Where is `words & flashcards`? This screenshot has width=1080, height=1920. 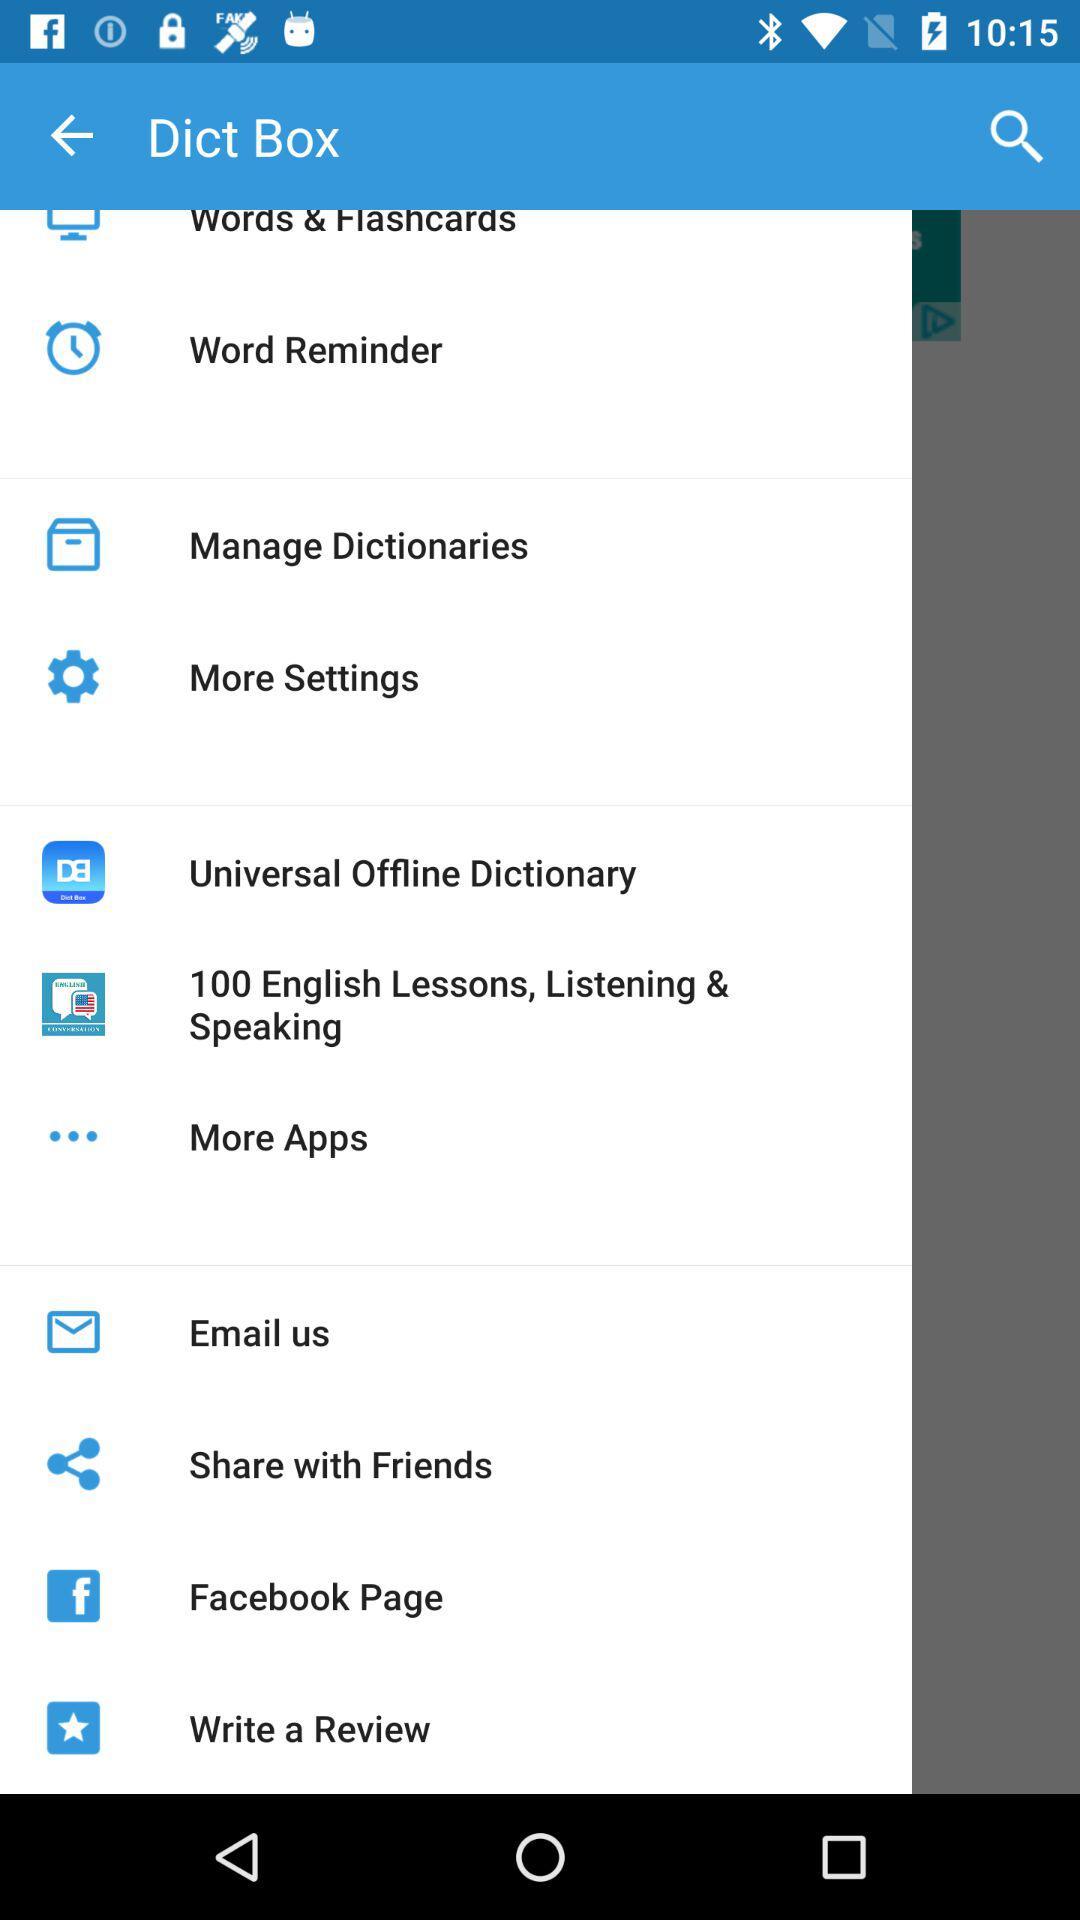 words & flashcards is located at coordinates (351, 239).